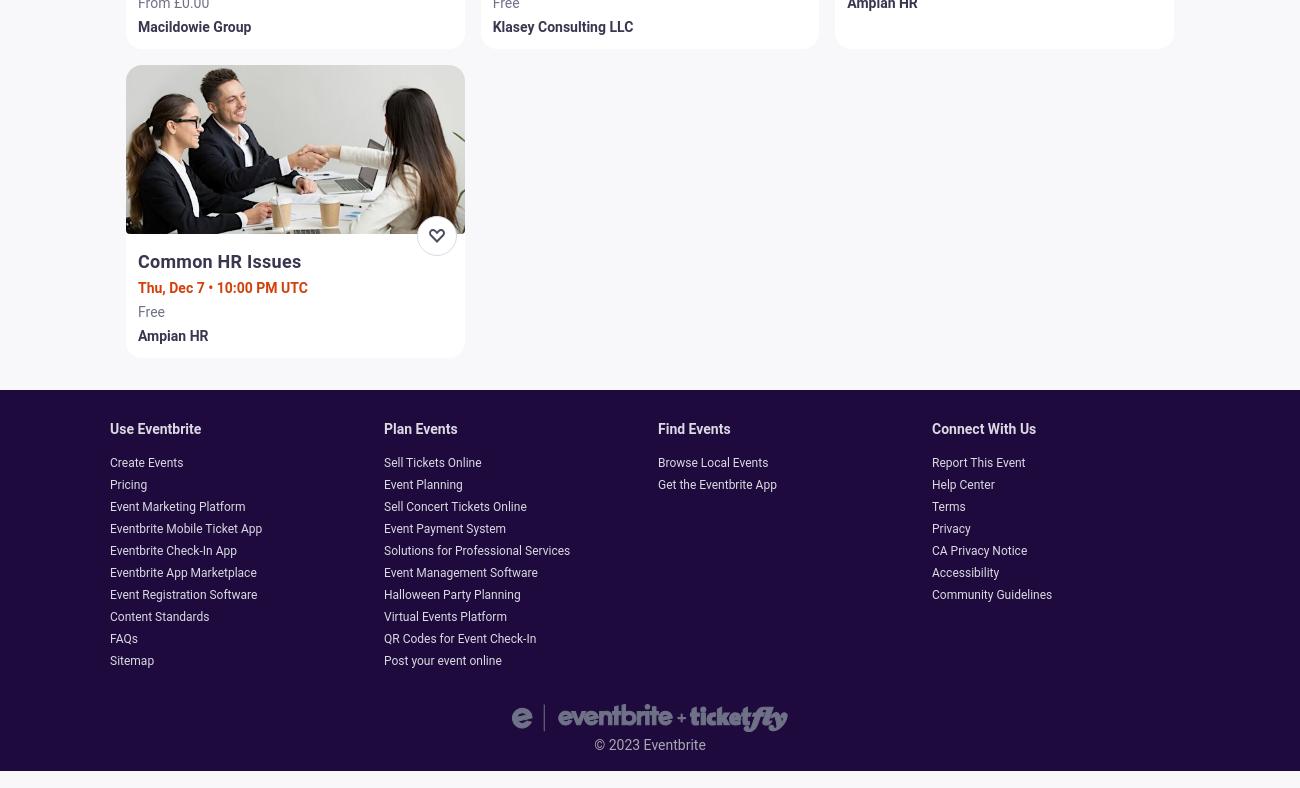  Describe the element at coordinates (423, 484) in the screenshot. I see `'Event Planning'` at that location.